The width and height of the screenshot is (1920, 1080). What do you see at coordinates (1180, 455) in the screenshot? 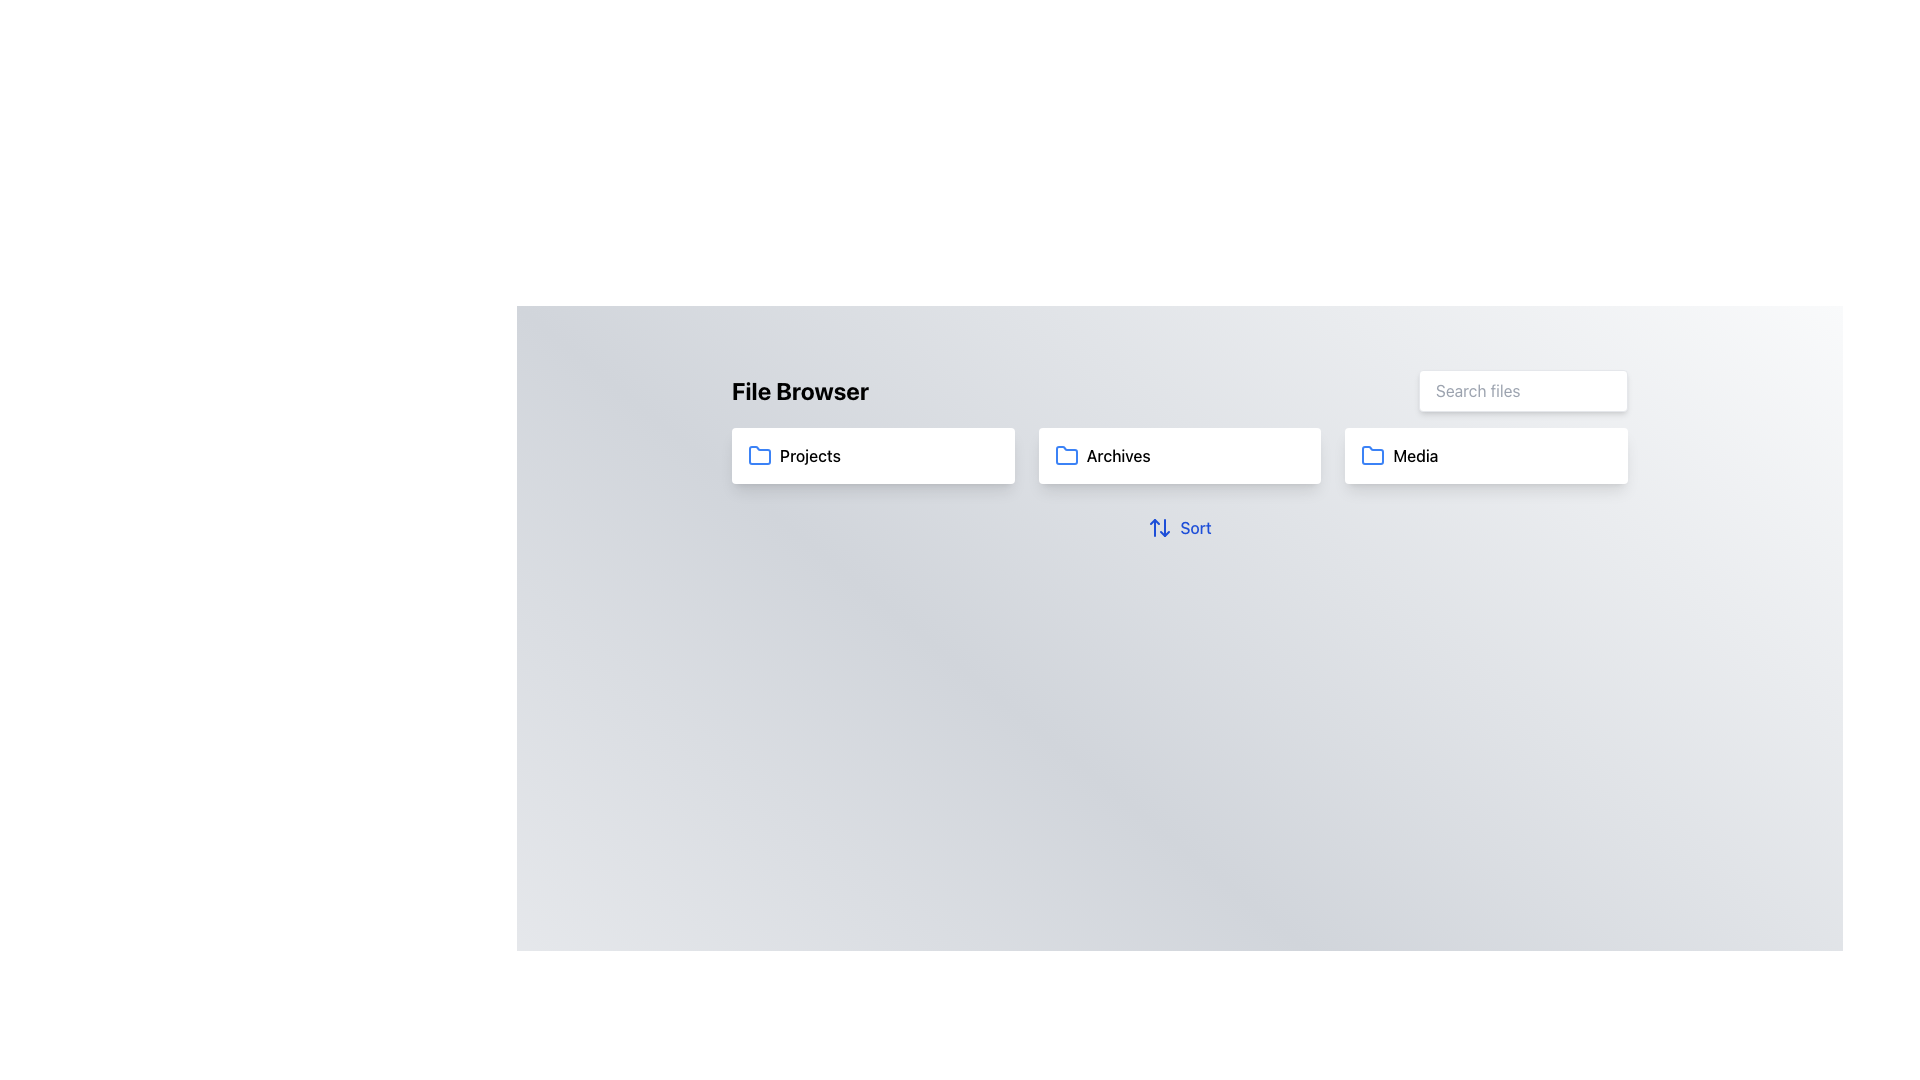
I see `the 'Archives' button, which is the second block in a horizontal grid layout` at bounding box center [1180, 455].